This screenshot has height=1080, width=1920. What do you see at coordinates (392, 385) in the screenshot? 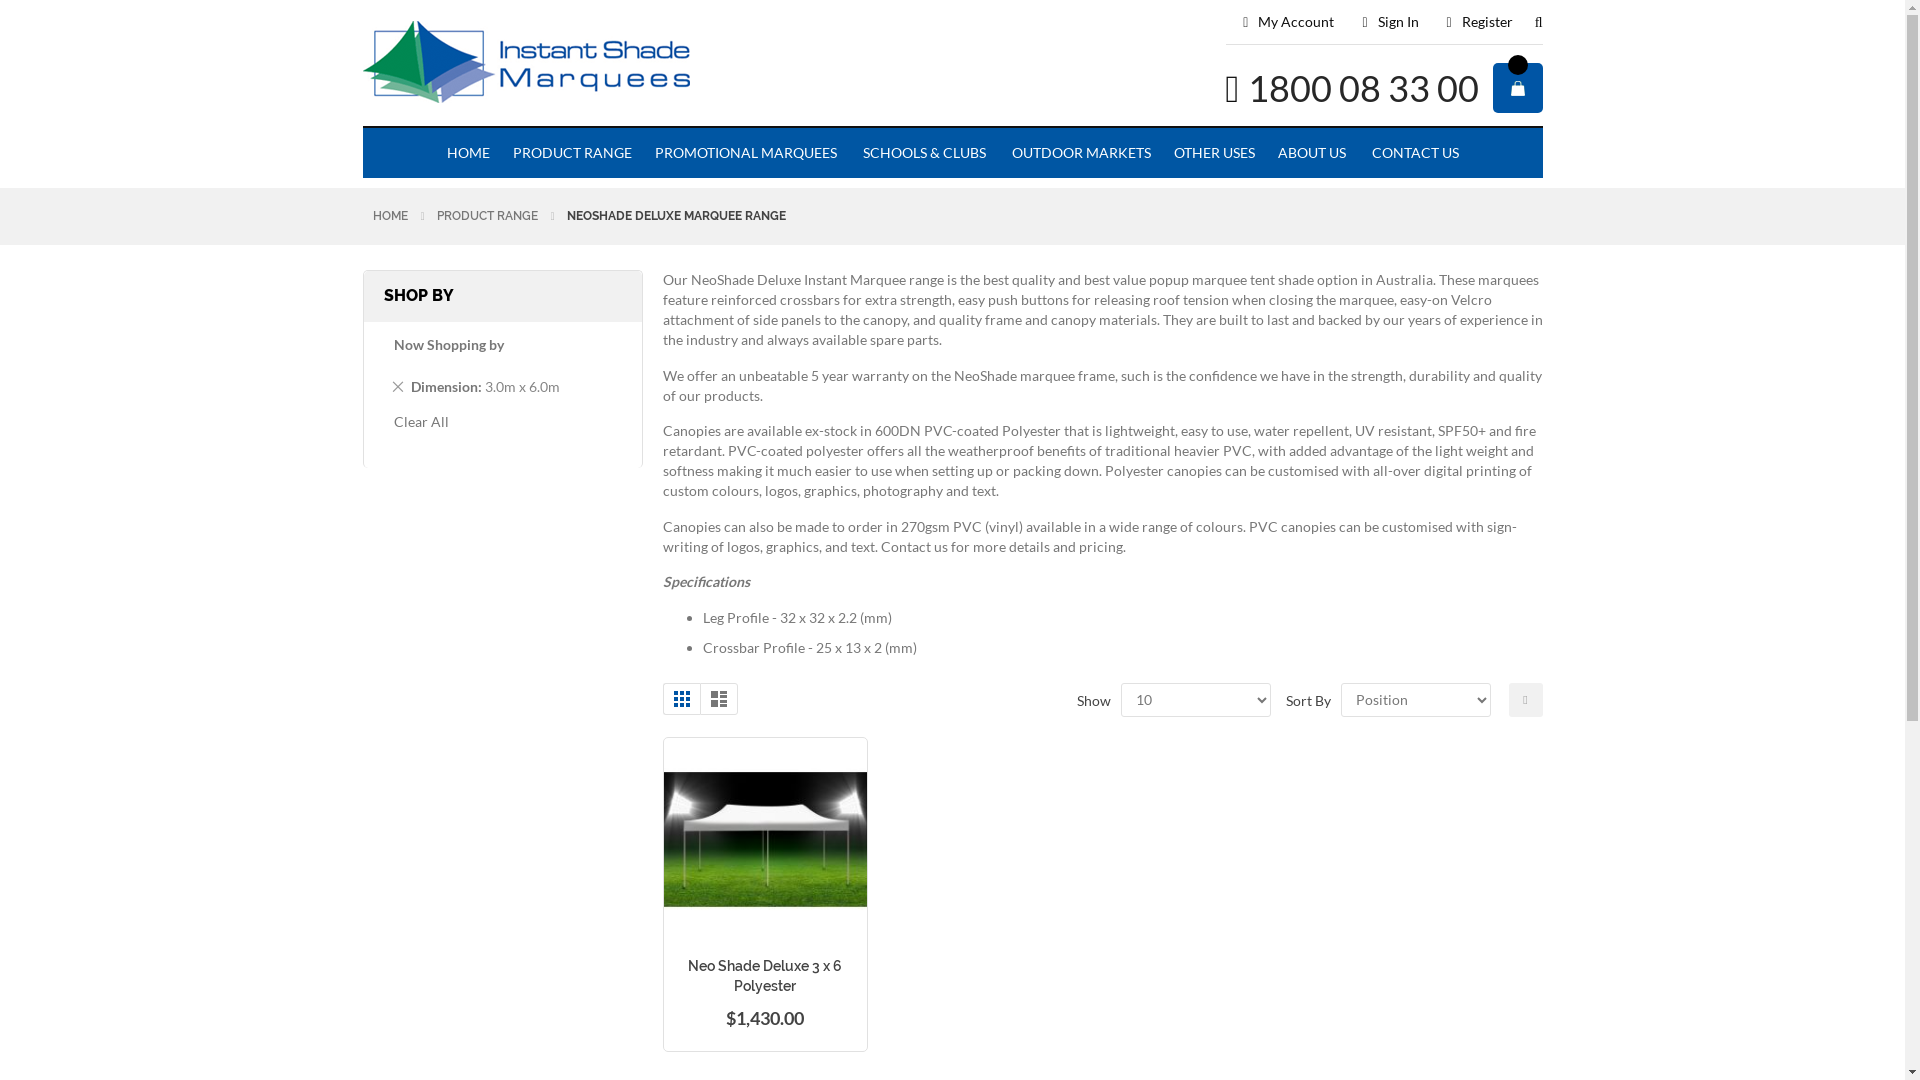
I see `'Remove This Item'` at bounding box center [392, 385].